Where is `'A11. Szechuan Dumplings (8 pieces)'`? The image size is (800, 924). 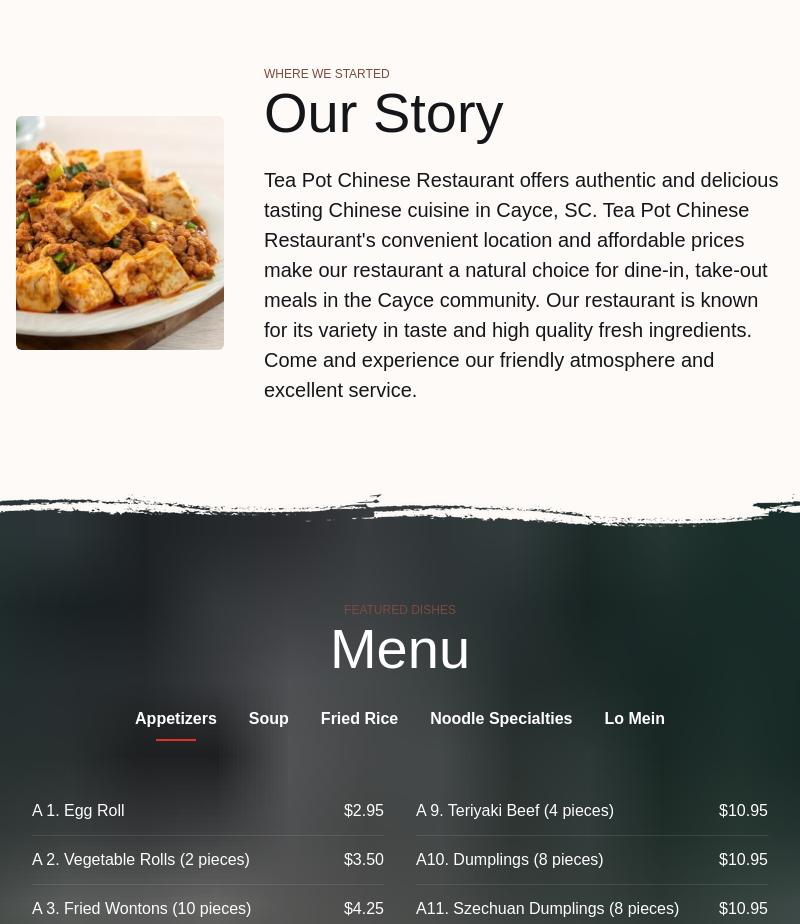
'A11. Szechuan Dumplings (8 pieces)' is located at coordinates (547, 908).